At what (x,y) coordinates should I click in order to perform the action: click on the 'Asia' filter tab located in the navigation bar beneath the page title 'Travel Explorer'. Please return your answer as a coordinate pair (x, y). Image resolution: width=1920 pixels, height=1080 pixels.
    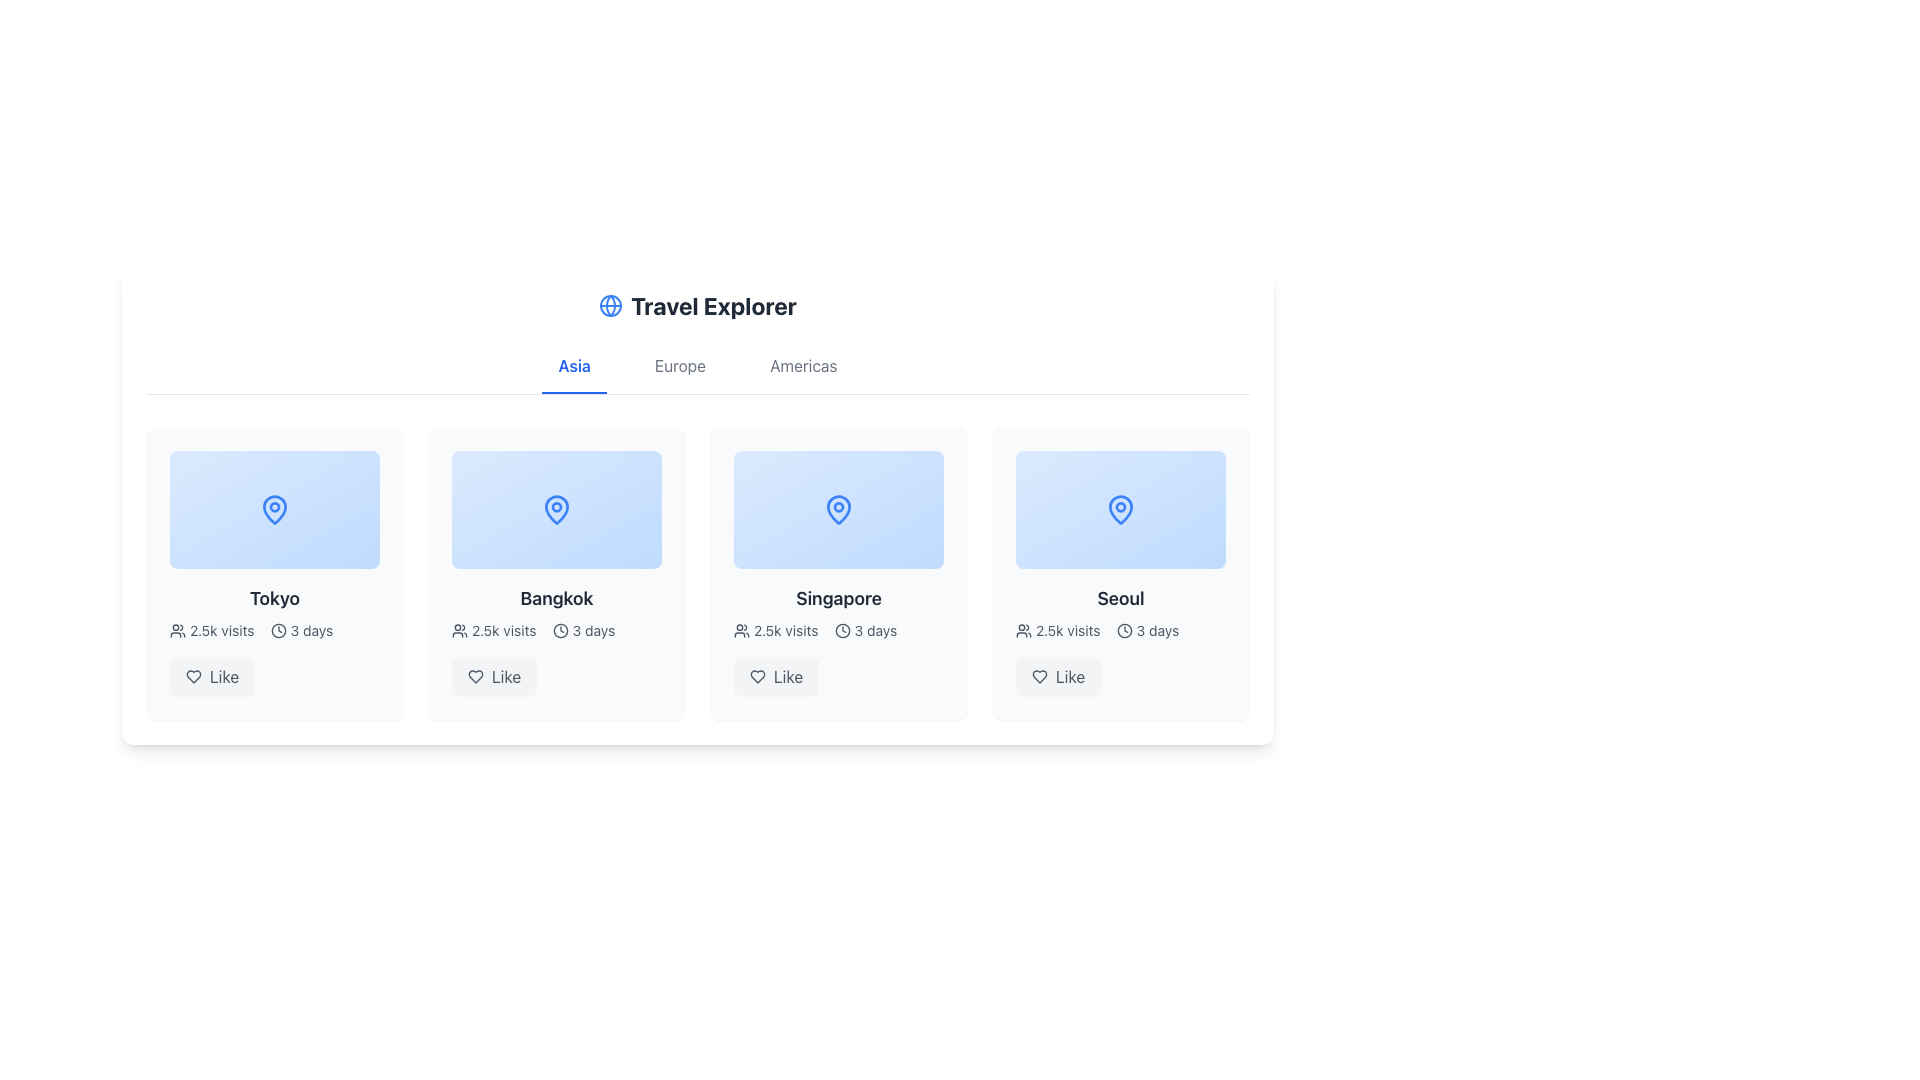
    Looking at the image, I should click on (573, 374).